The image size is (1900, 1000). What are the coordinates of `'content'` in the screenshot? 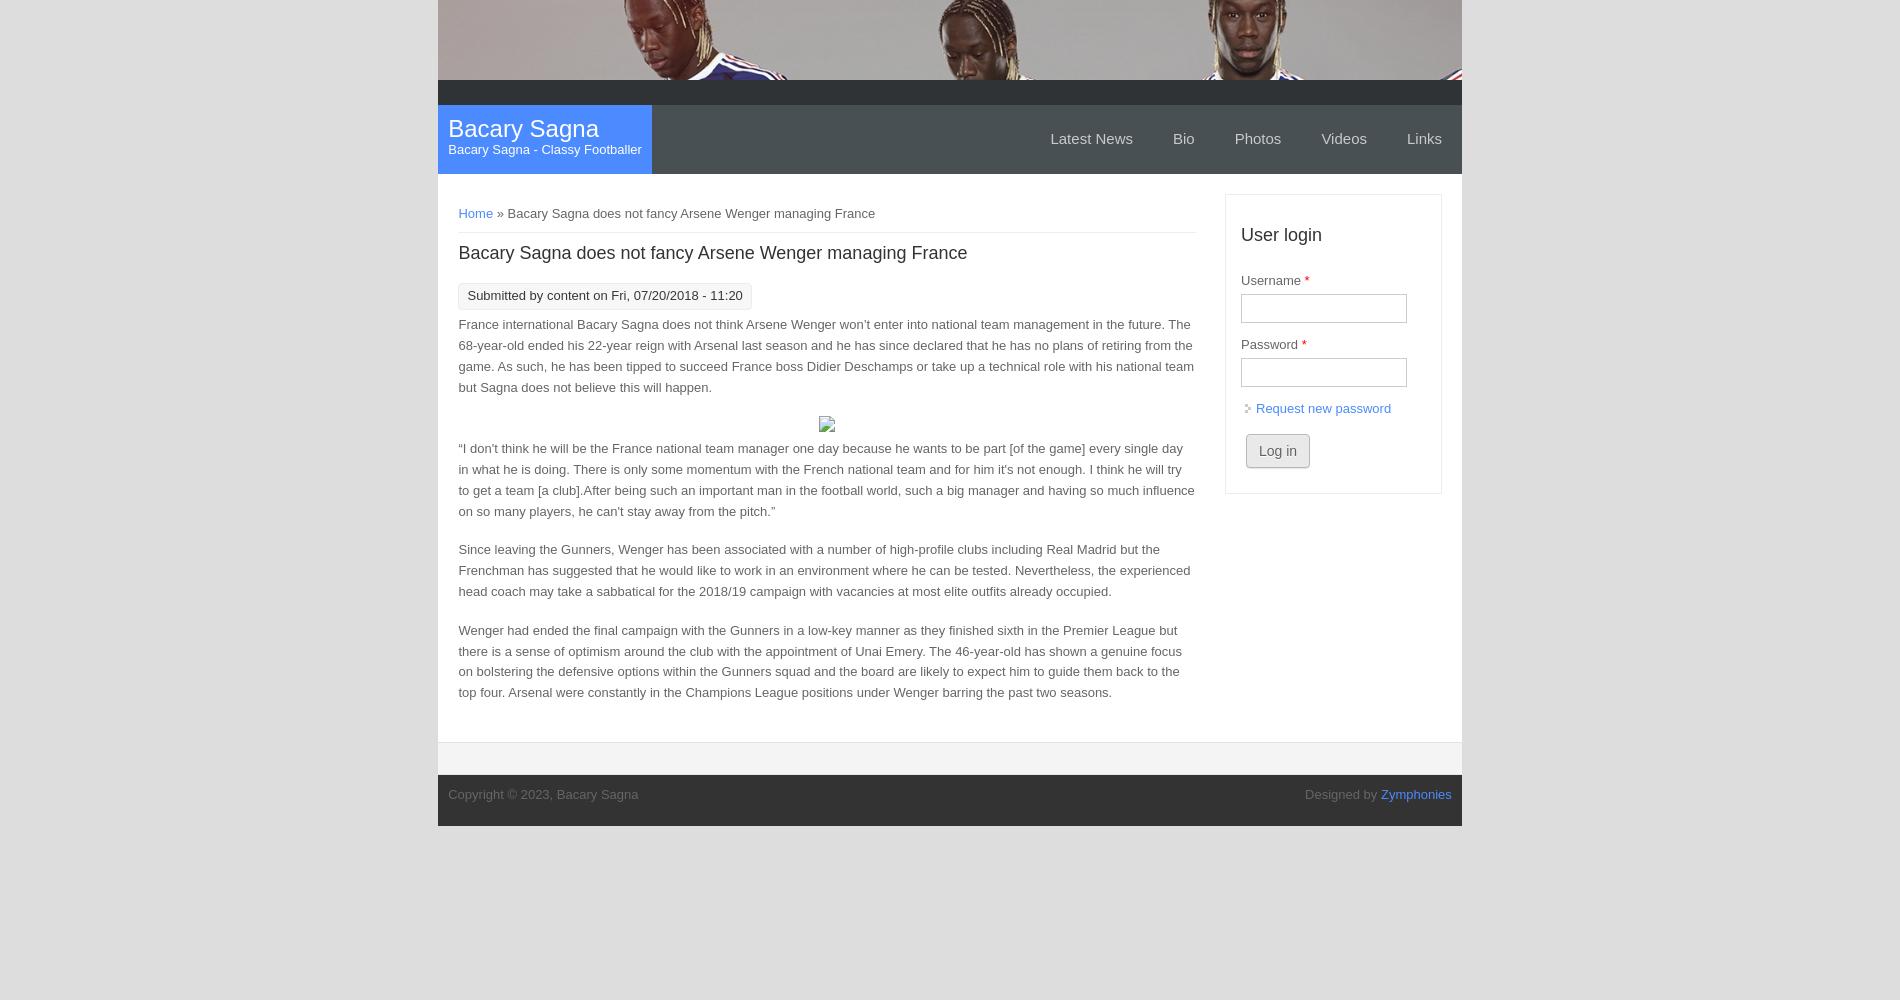 It's located at (567, 295).